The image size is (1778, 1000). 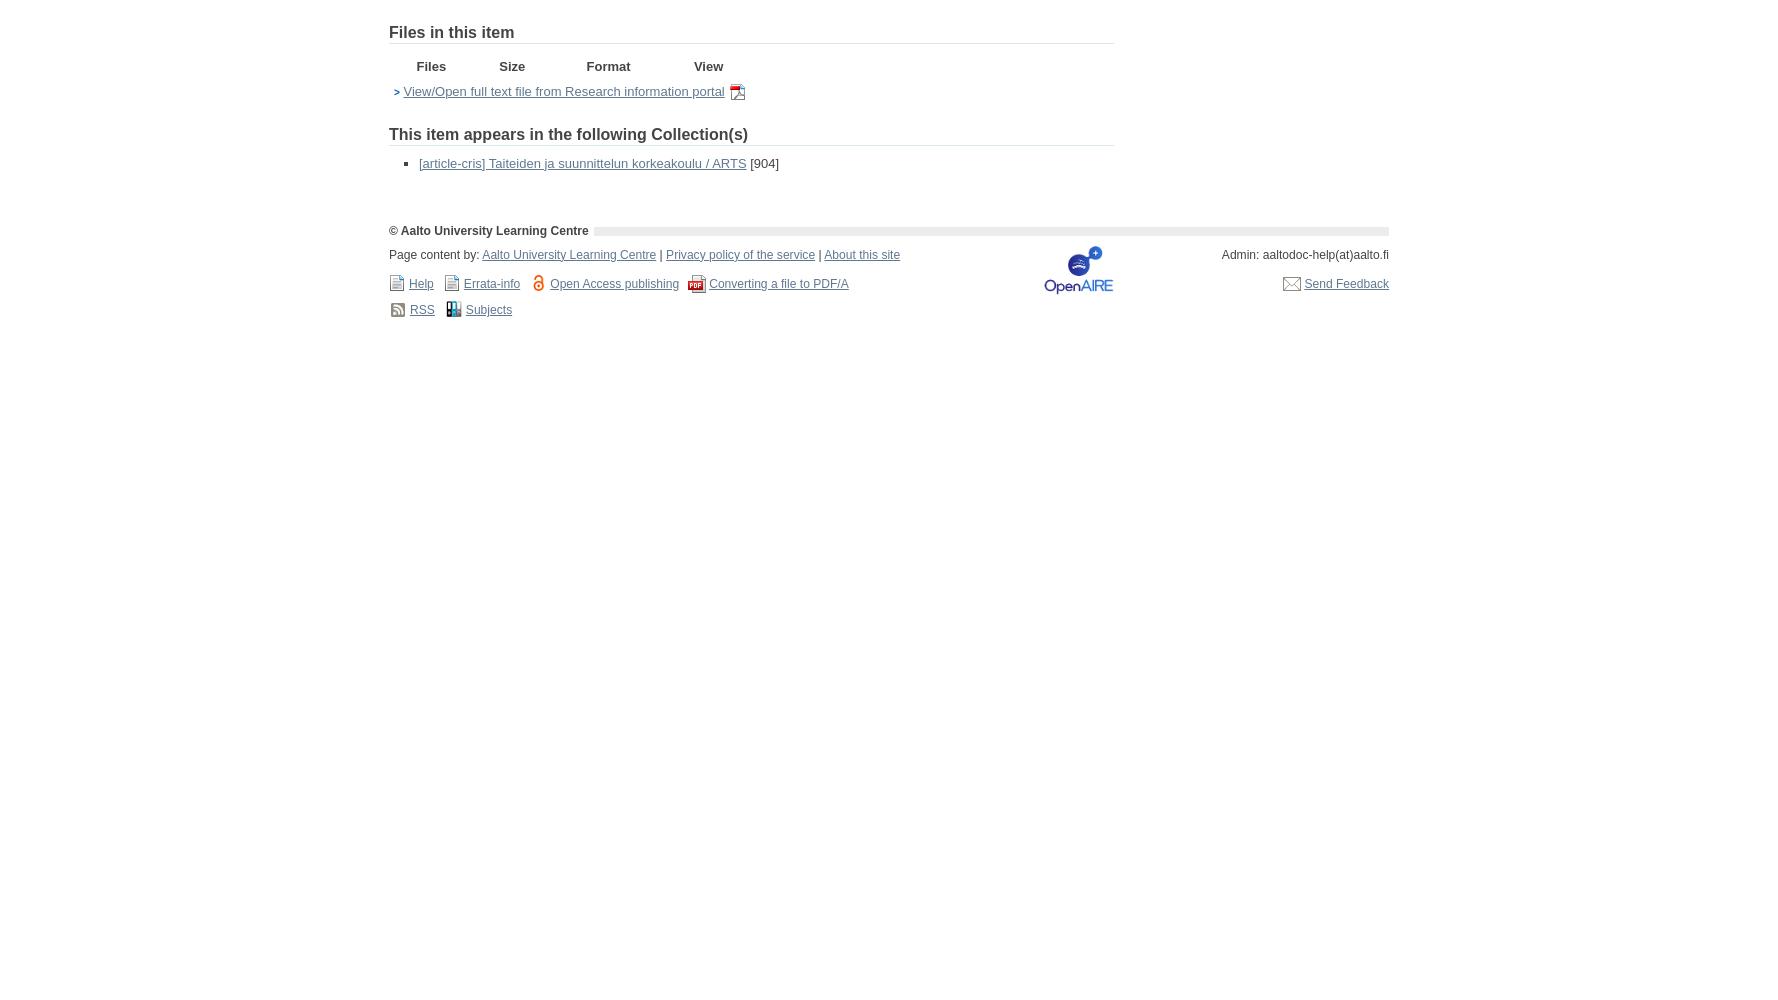 I want to click on 'About this site', so click(x=860, y=254).